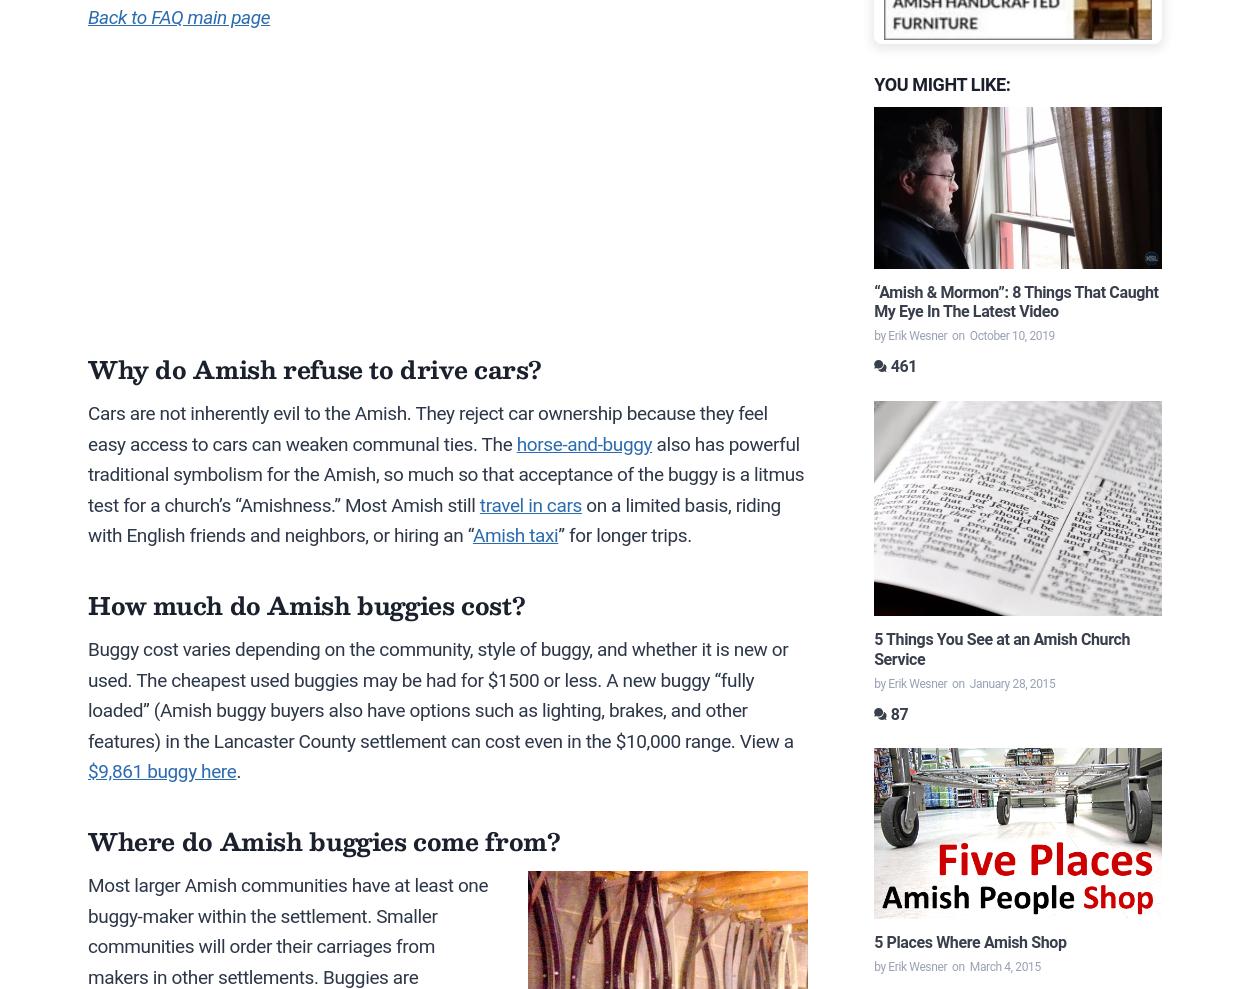 This screenshot has width=1250, height=989. What do you see at coordinates (516, 442) in the screenshot?
I see `'horse-and-buggy'` at bounding box center [516, 442].